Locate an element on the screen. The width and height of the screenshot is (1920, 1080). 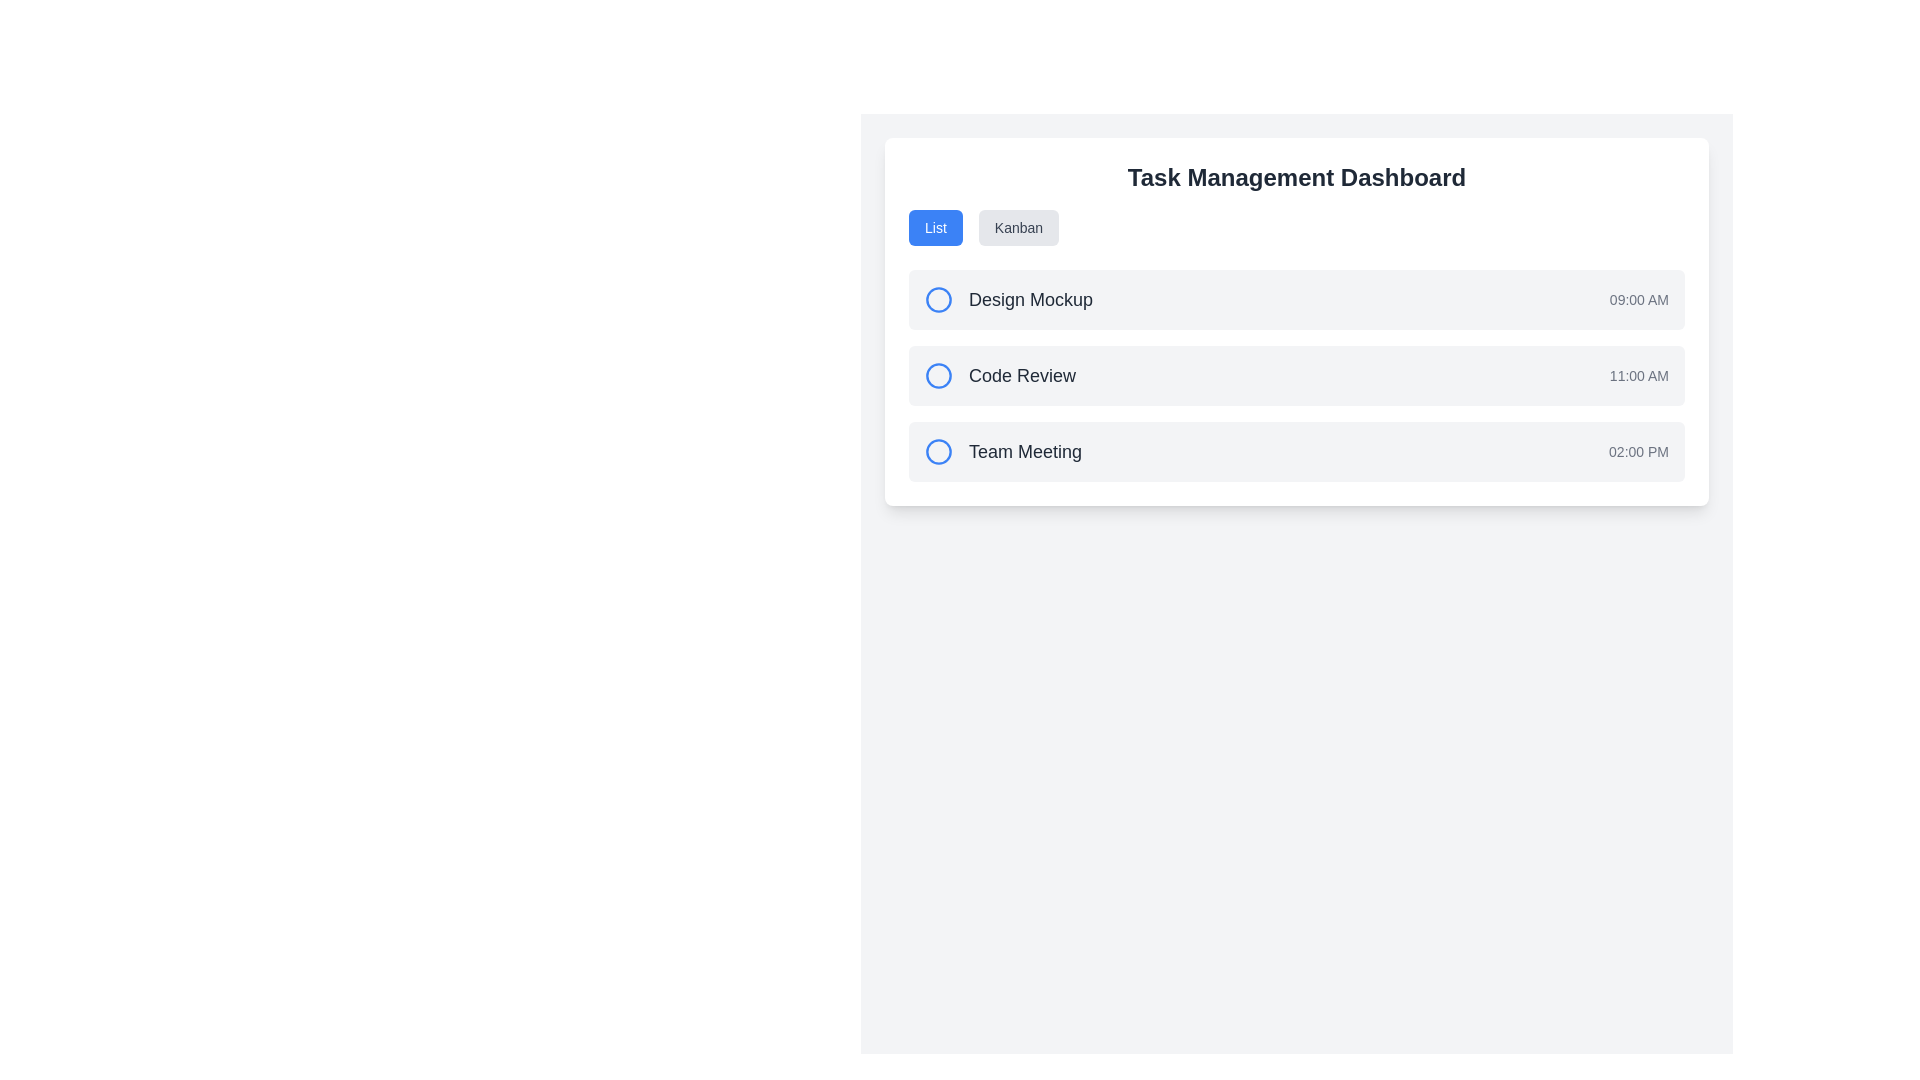
the text label displaying '11:00 AM' which is positioned to the right of the 'Code Review' task in the task management dashboard is located at coordinates (1639, 375).